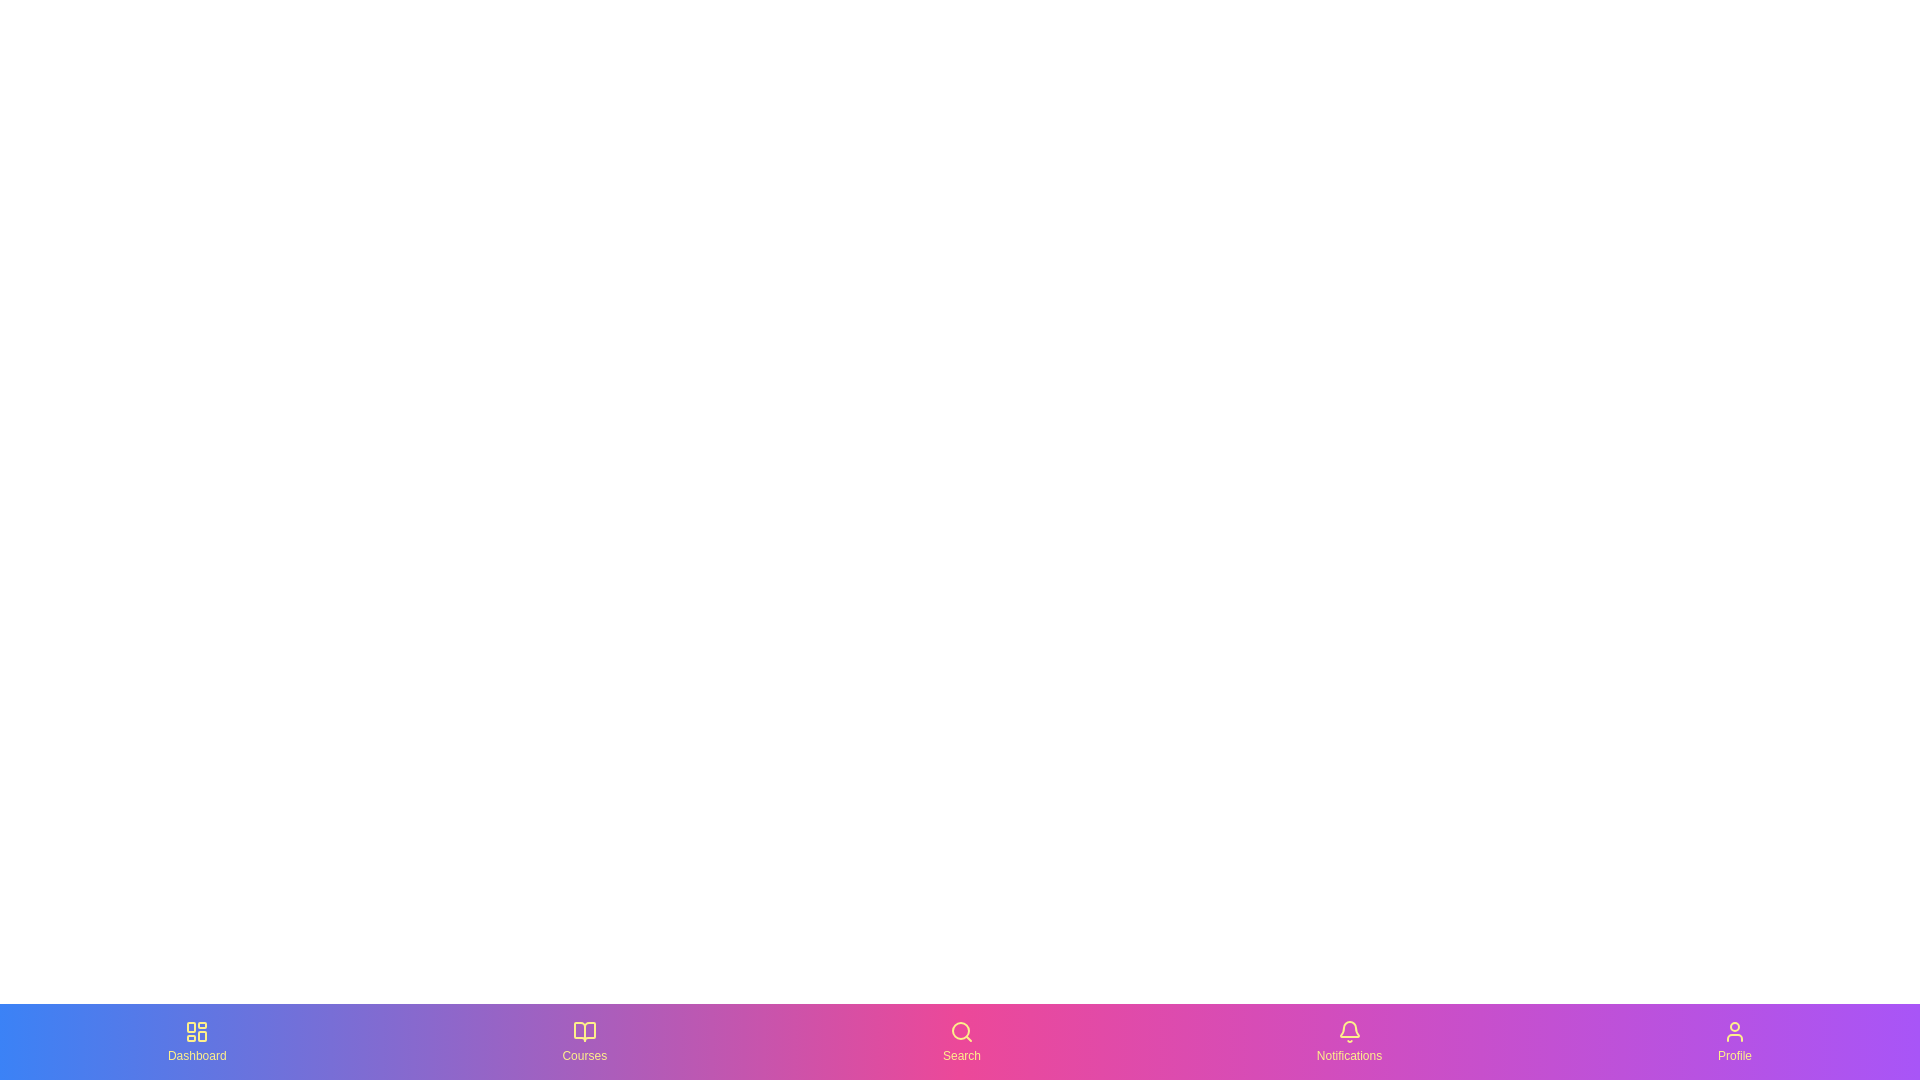  I want to click on the Search icon in the bottom navigation bar, so click(960, 1040).